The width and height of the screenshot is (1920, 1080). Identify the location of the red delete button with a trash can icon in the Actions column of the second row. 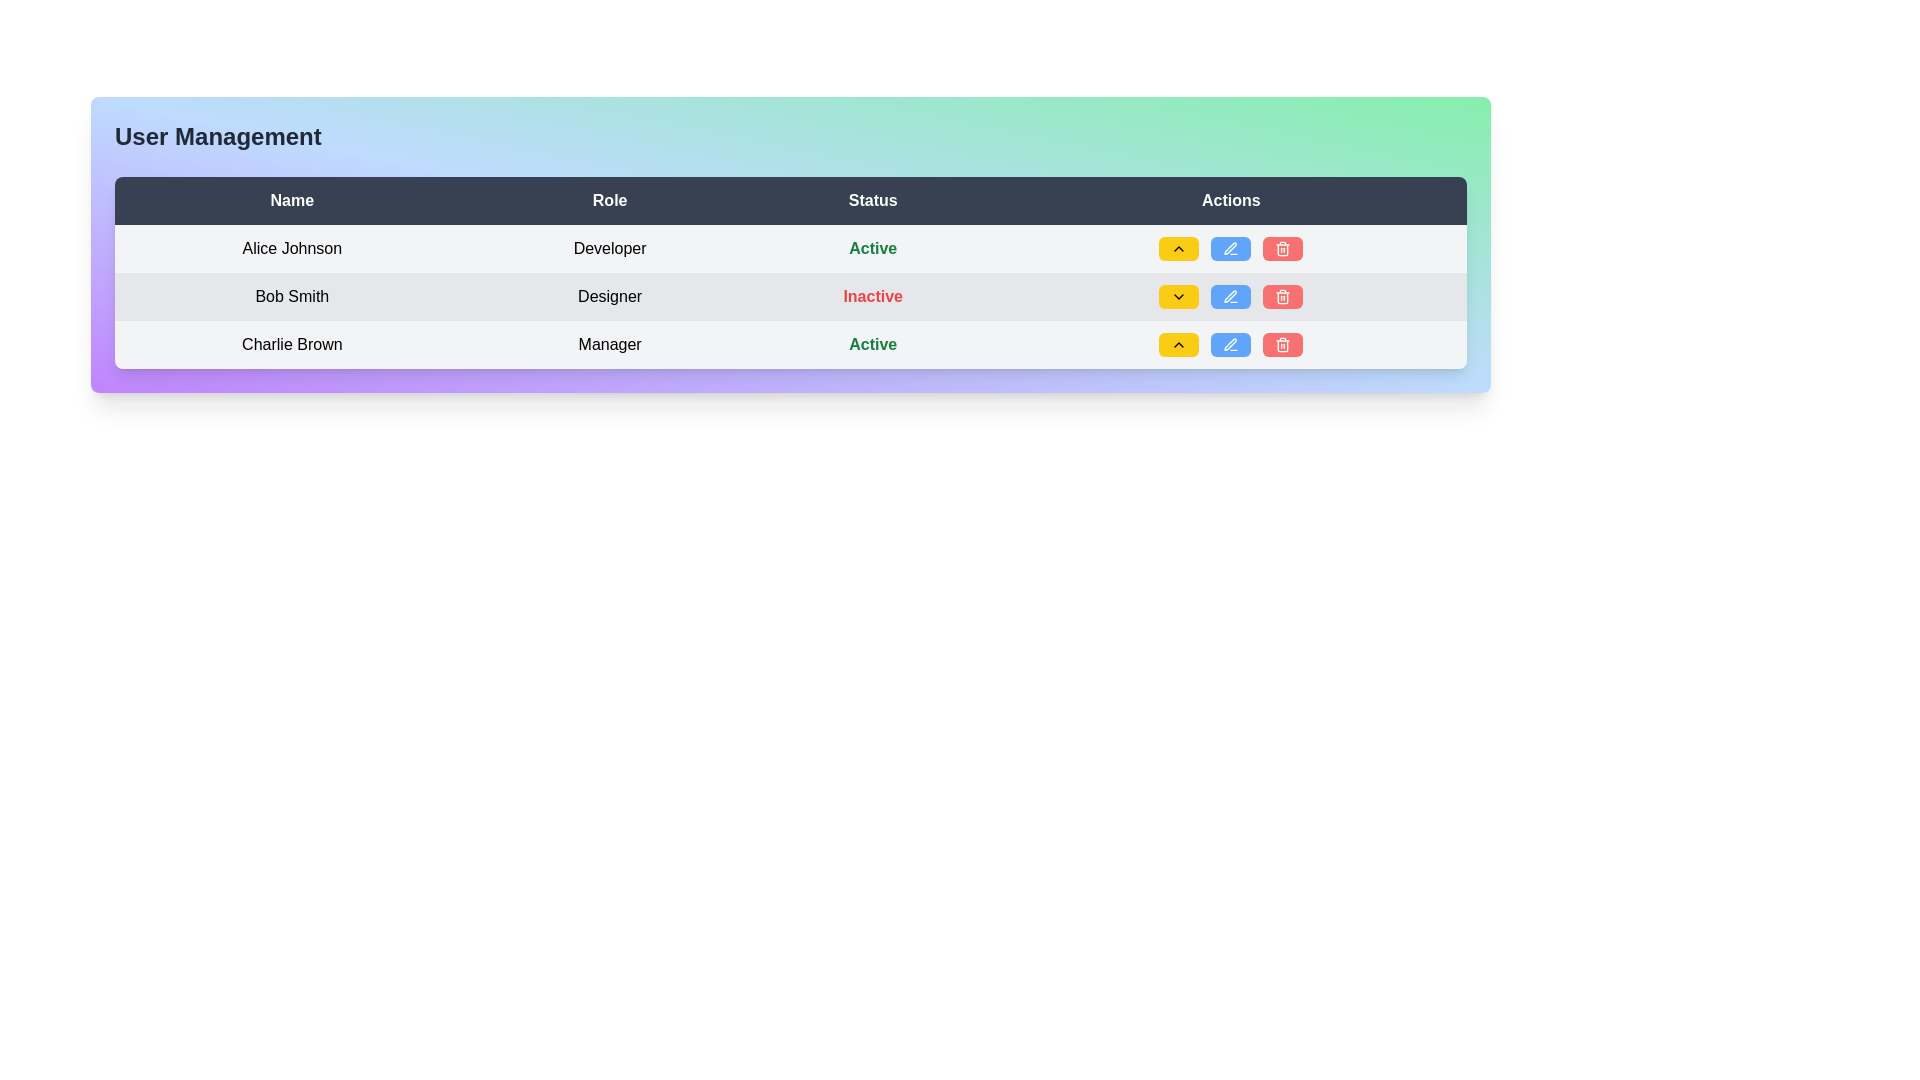
(1283, 248).